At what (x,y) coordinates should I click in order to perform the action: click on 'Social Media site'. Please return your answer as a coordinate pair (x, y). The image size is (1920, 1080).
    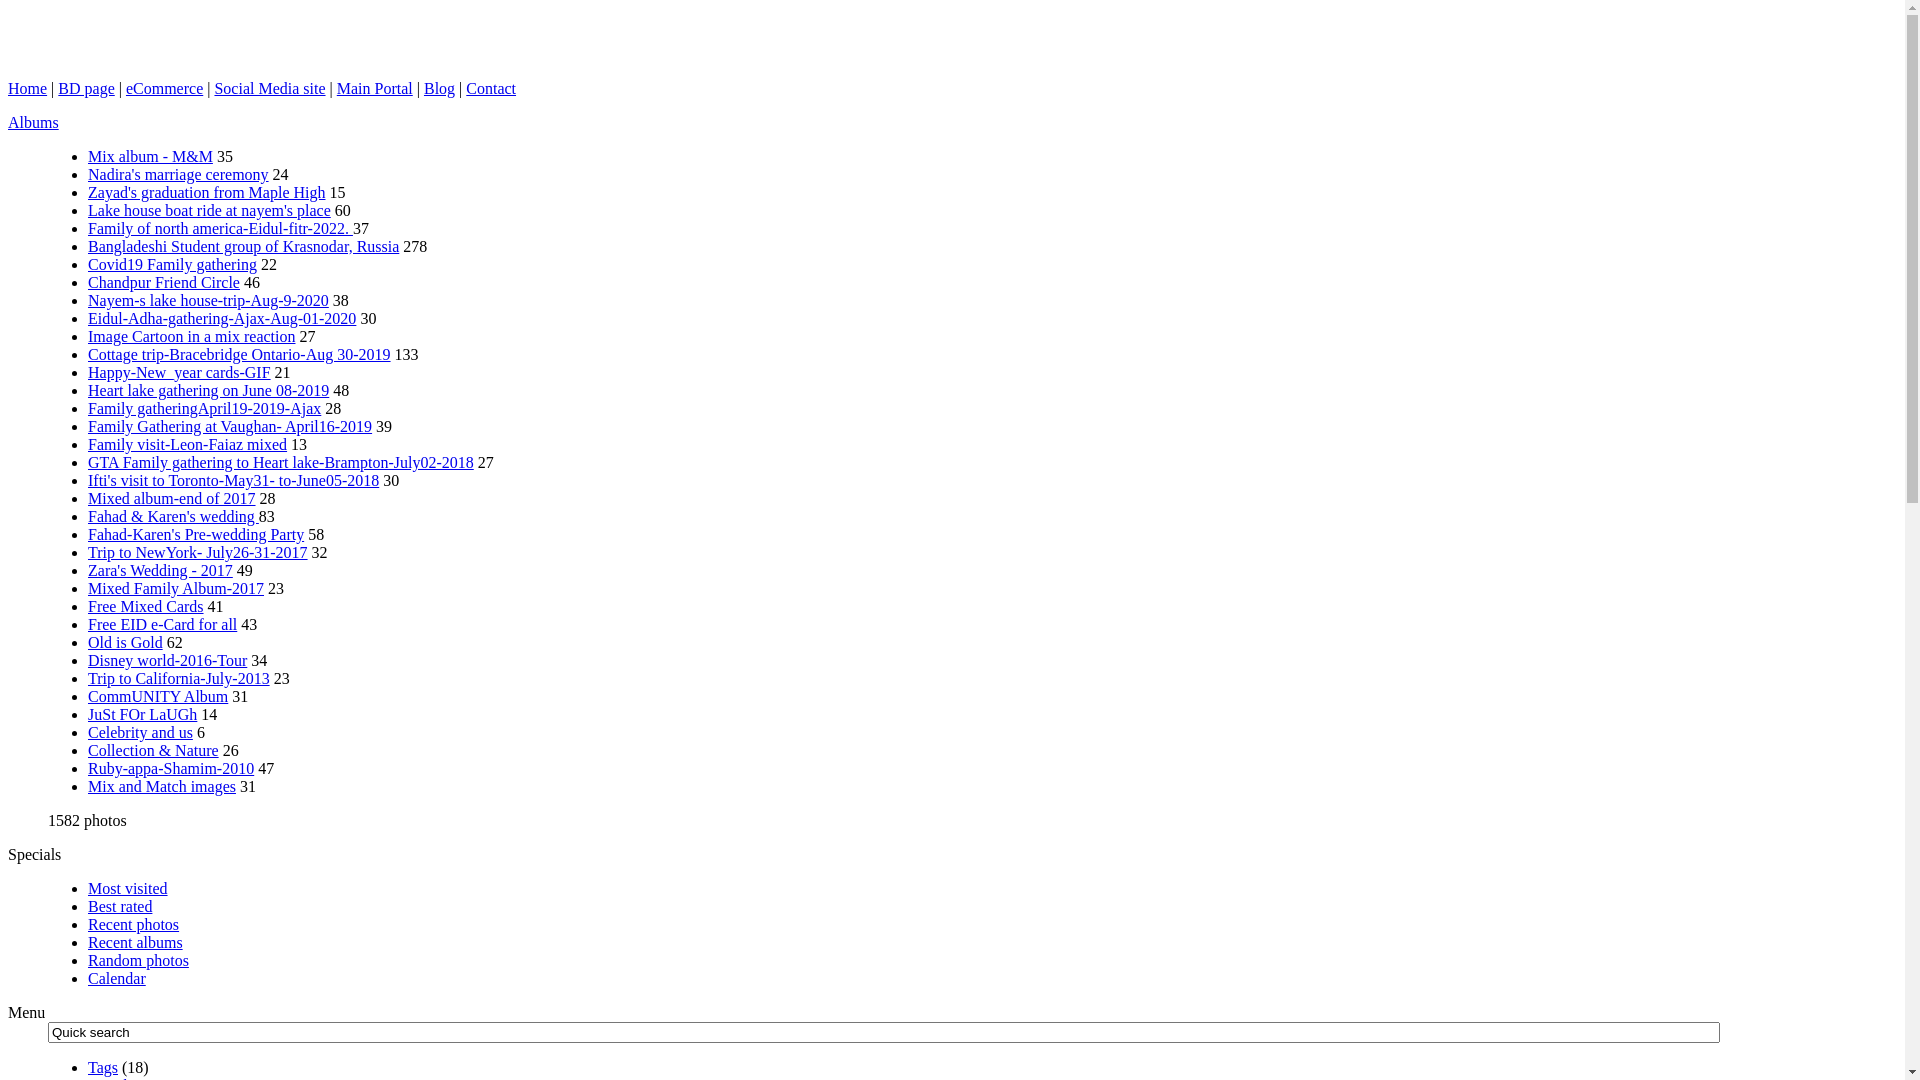
    Looking at the image, I should click on (214, 87).